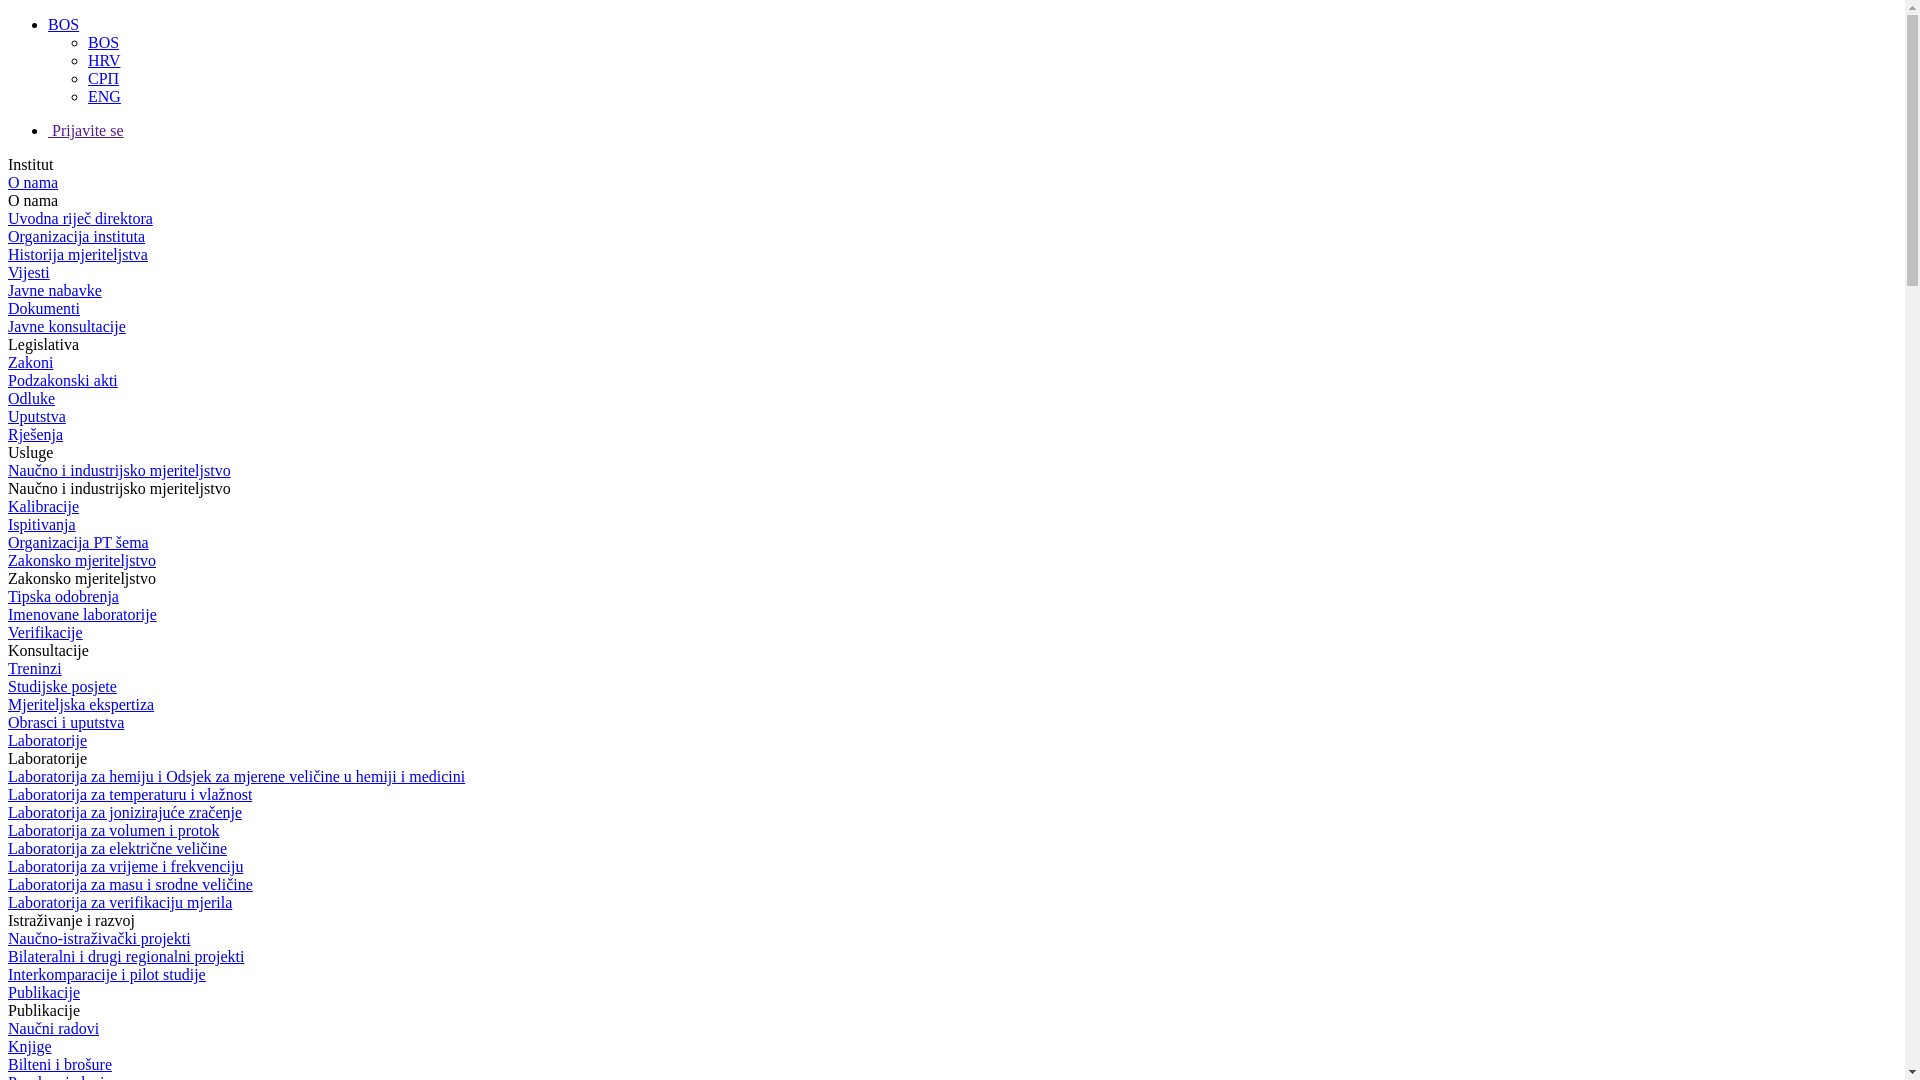  I want to click on 'BOS', so click(63, 24).